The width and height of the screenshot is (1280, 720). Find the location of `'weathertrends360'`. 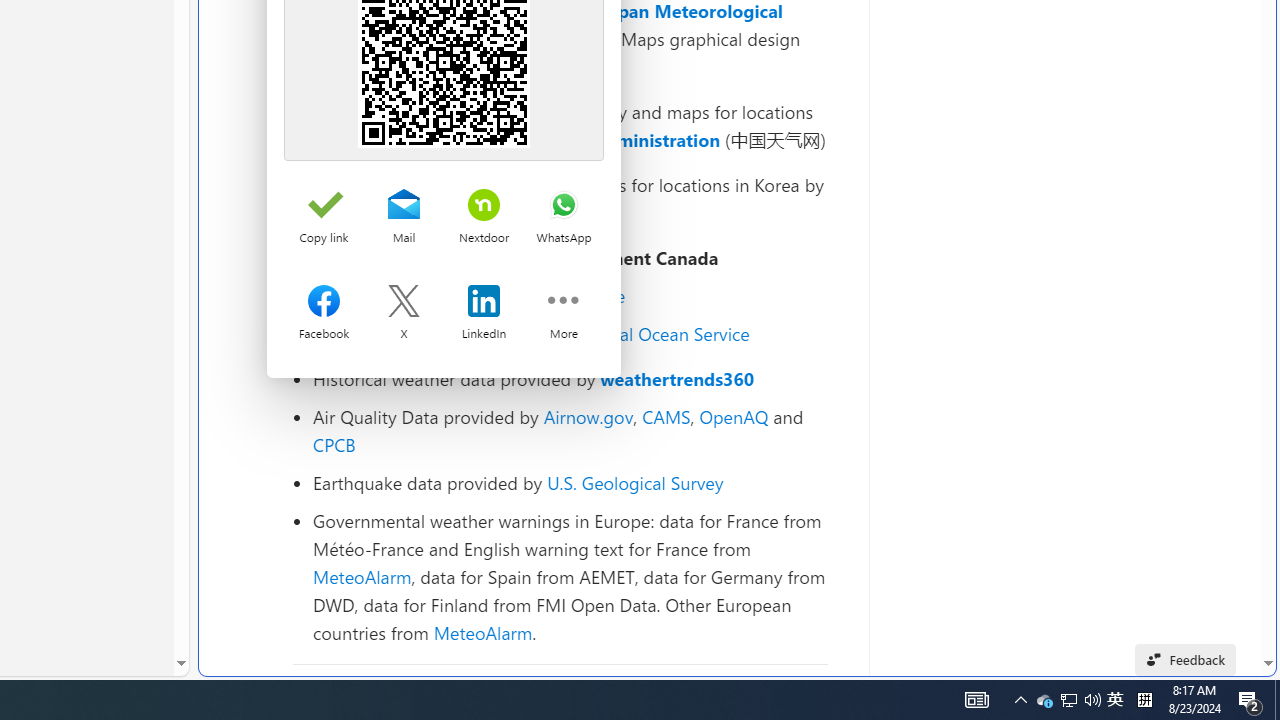

'weathertrends360' is located at coordinates (677, 379).